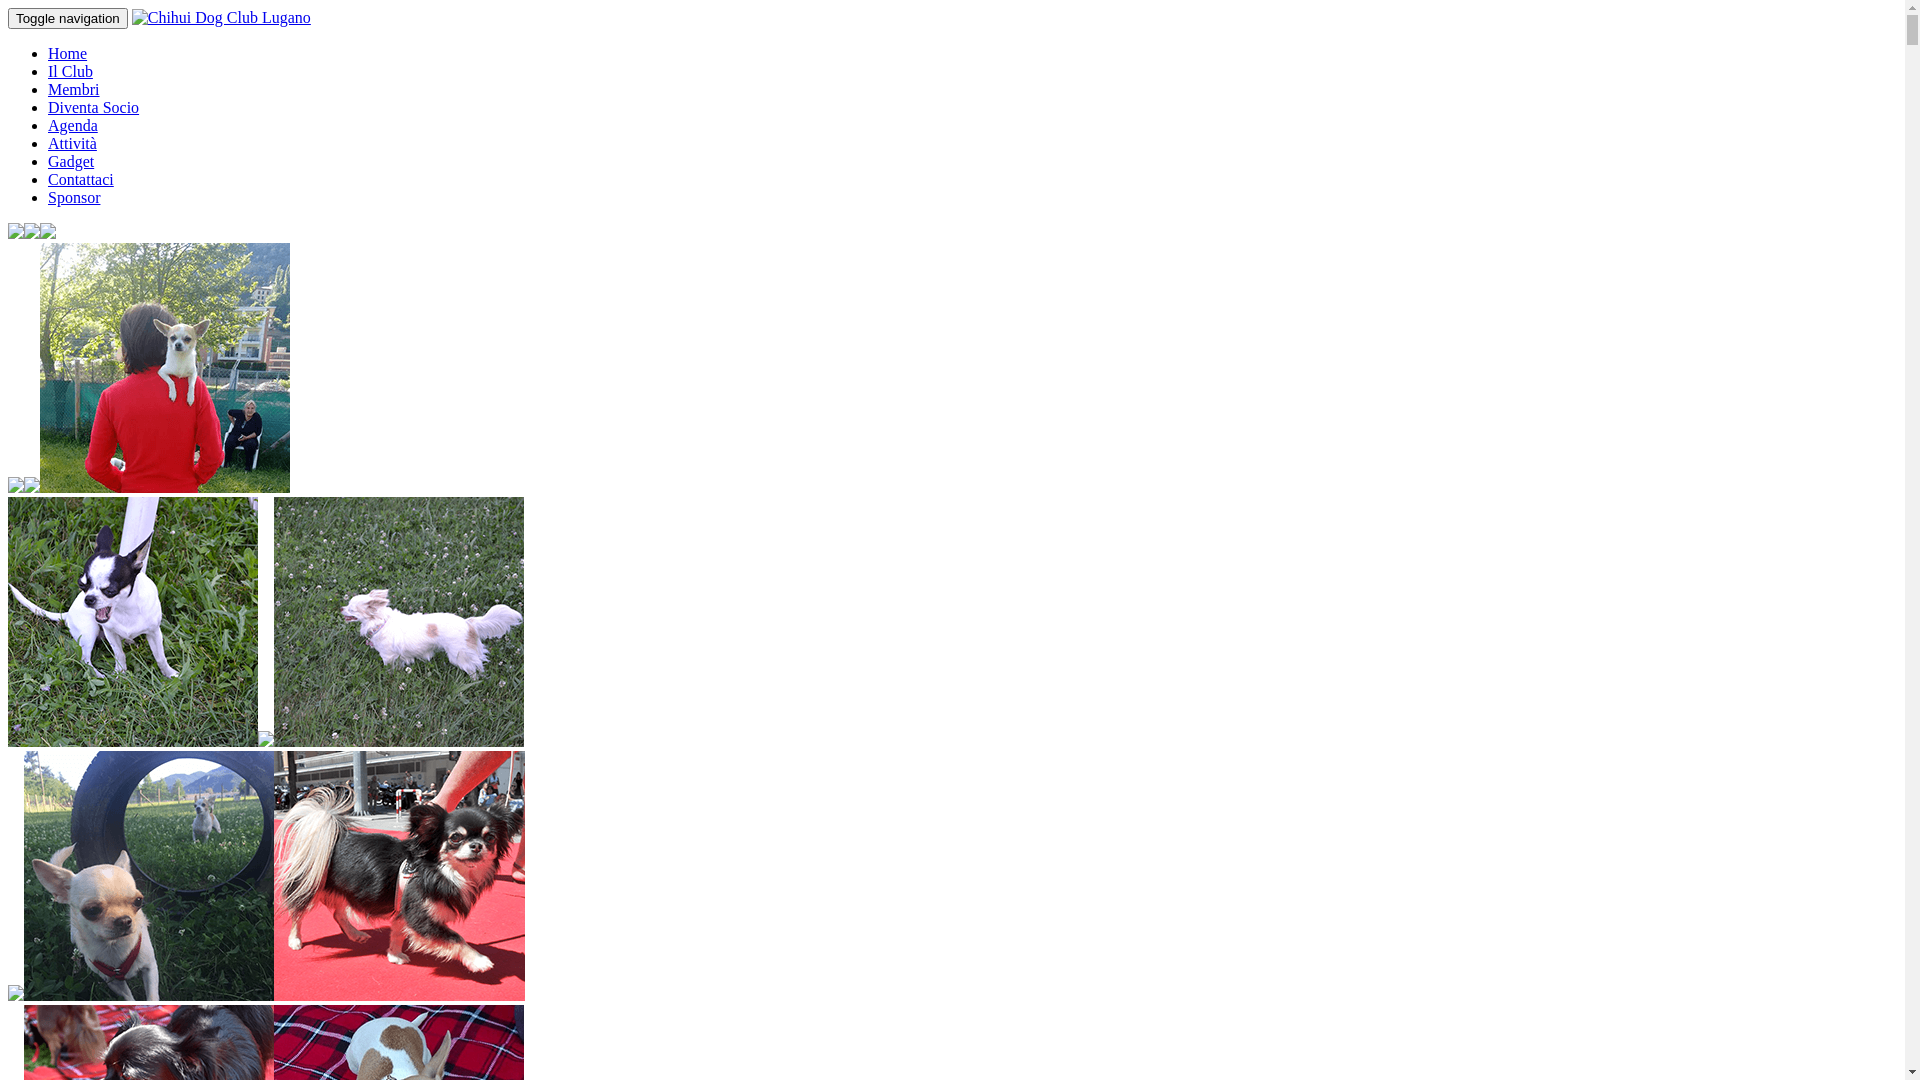 Image resolution: width=1920 pixels, height=1080 pixels. I want to click on 'Home', so click(67, 52).